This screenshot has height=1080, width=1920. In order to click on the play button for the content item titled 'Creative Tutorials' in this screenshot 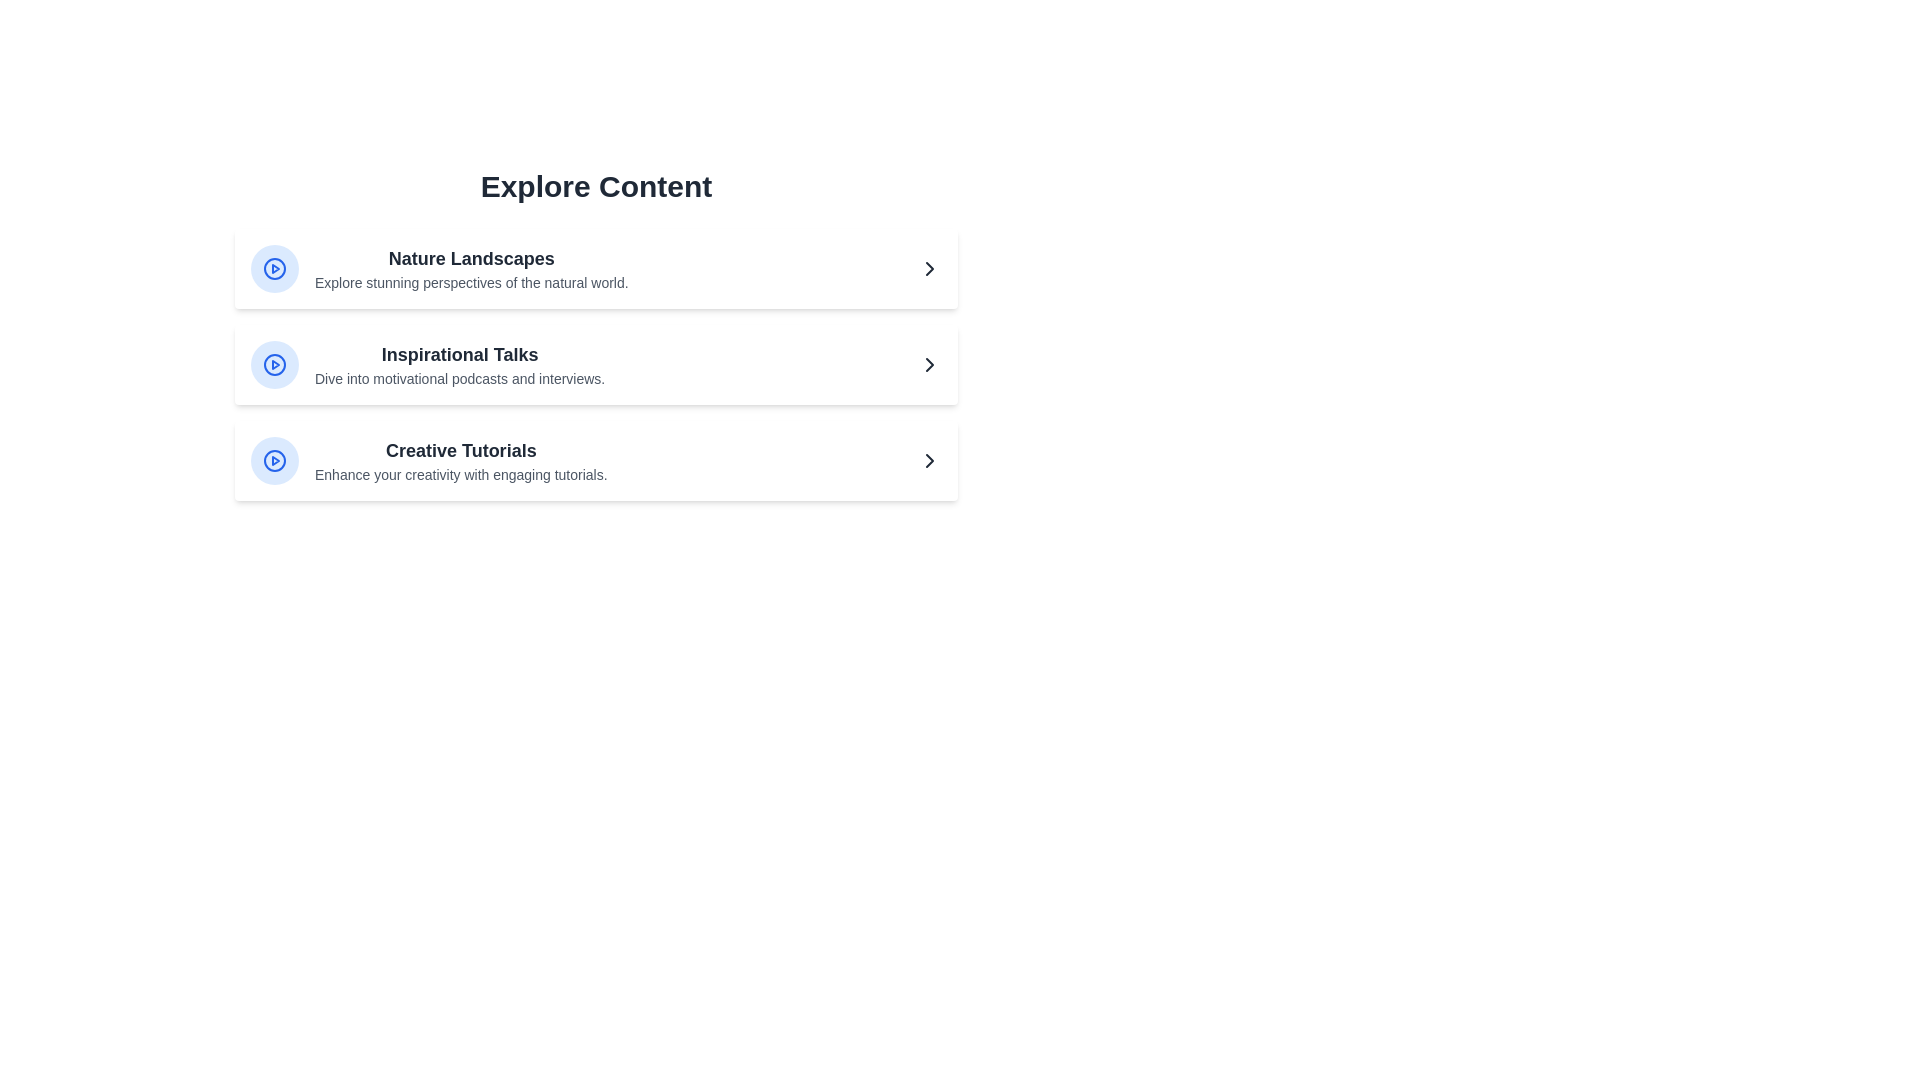, I will do `click(273, 461)`.